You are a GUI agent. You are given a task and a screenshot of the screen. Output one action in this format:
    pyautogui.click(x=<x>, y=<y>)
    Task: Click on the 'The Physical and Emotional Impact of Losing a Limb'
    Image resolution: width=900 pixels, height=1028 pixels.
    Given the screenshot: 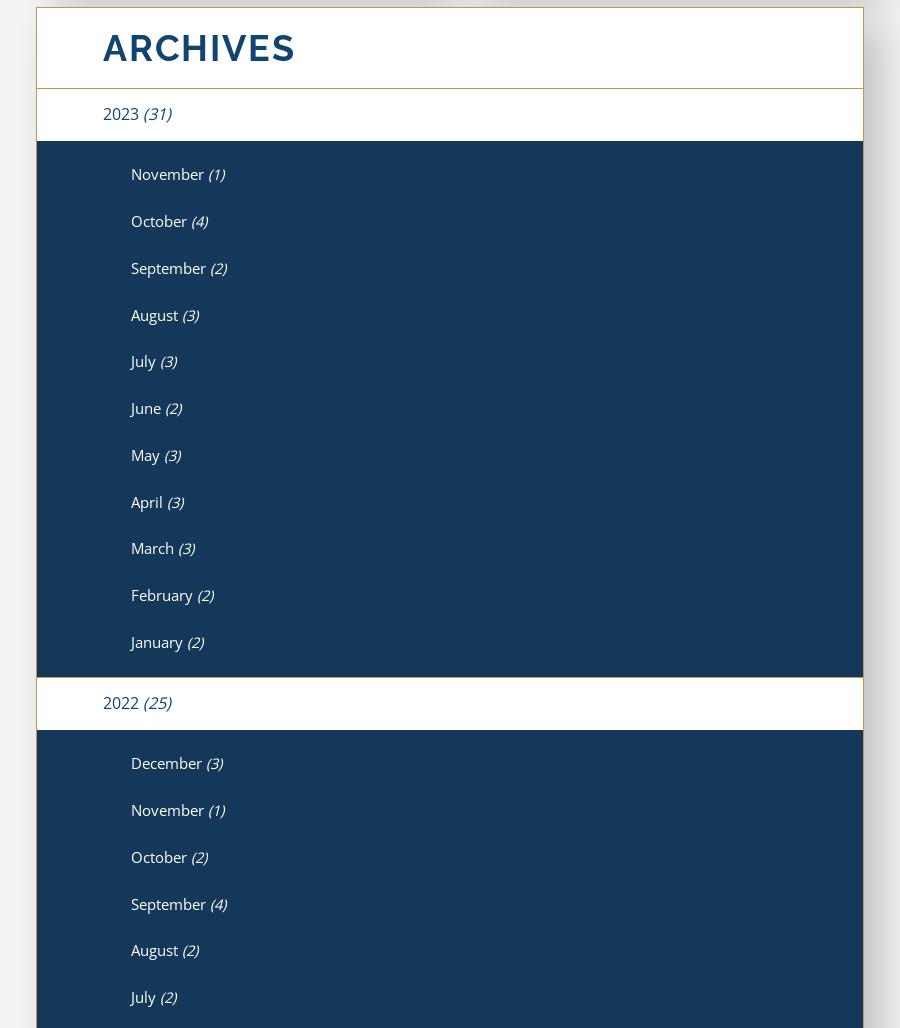 What is the action you would take?
    pyautogui.click(x=296, y=588)
    